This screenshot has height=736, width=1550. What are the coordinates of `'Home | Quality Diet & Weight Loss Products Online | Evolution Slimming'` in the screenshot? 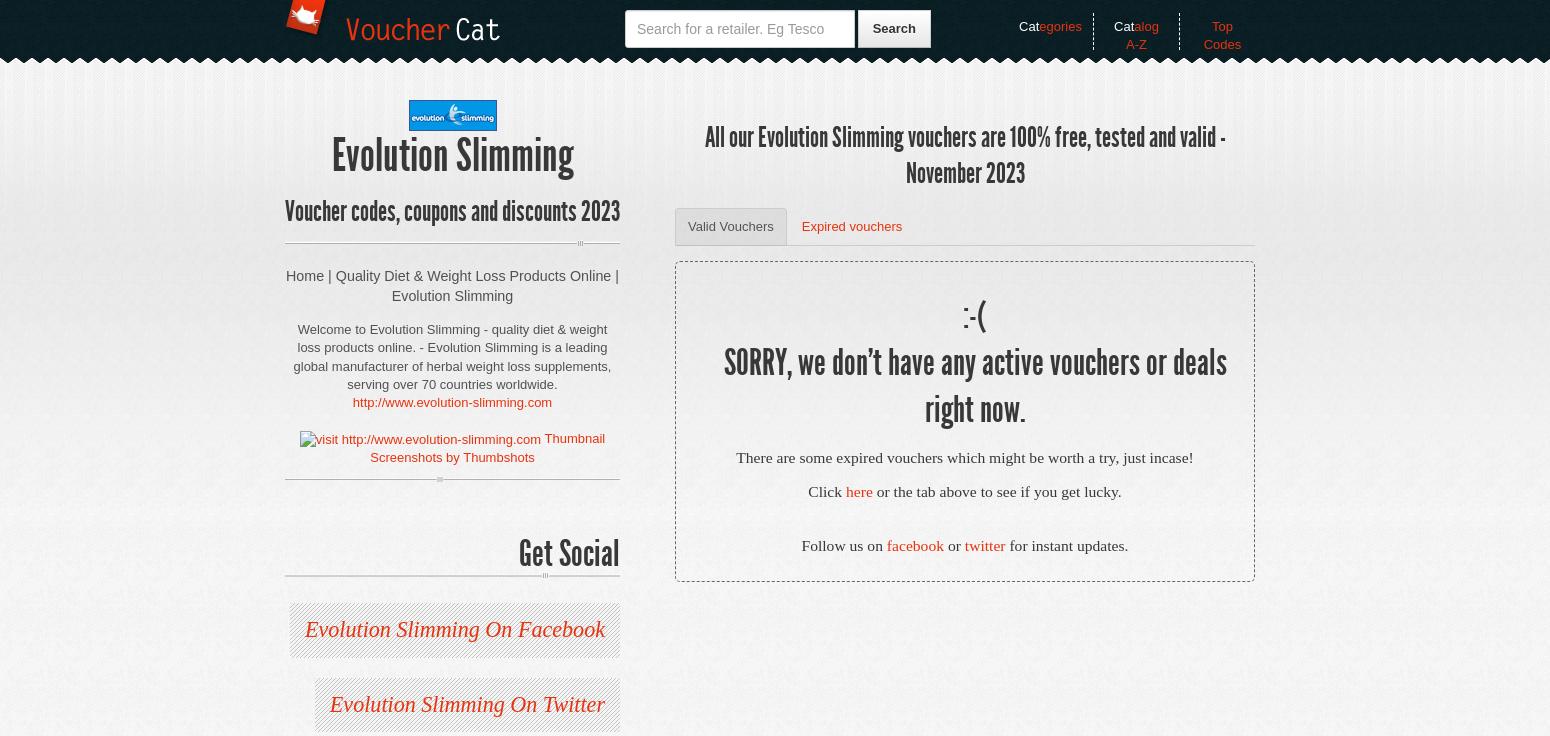 It's located at (451, 285).